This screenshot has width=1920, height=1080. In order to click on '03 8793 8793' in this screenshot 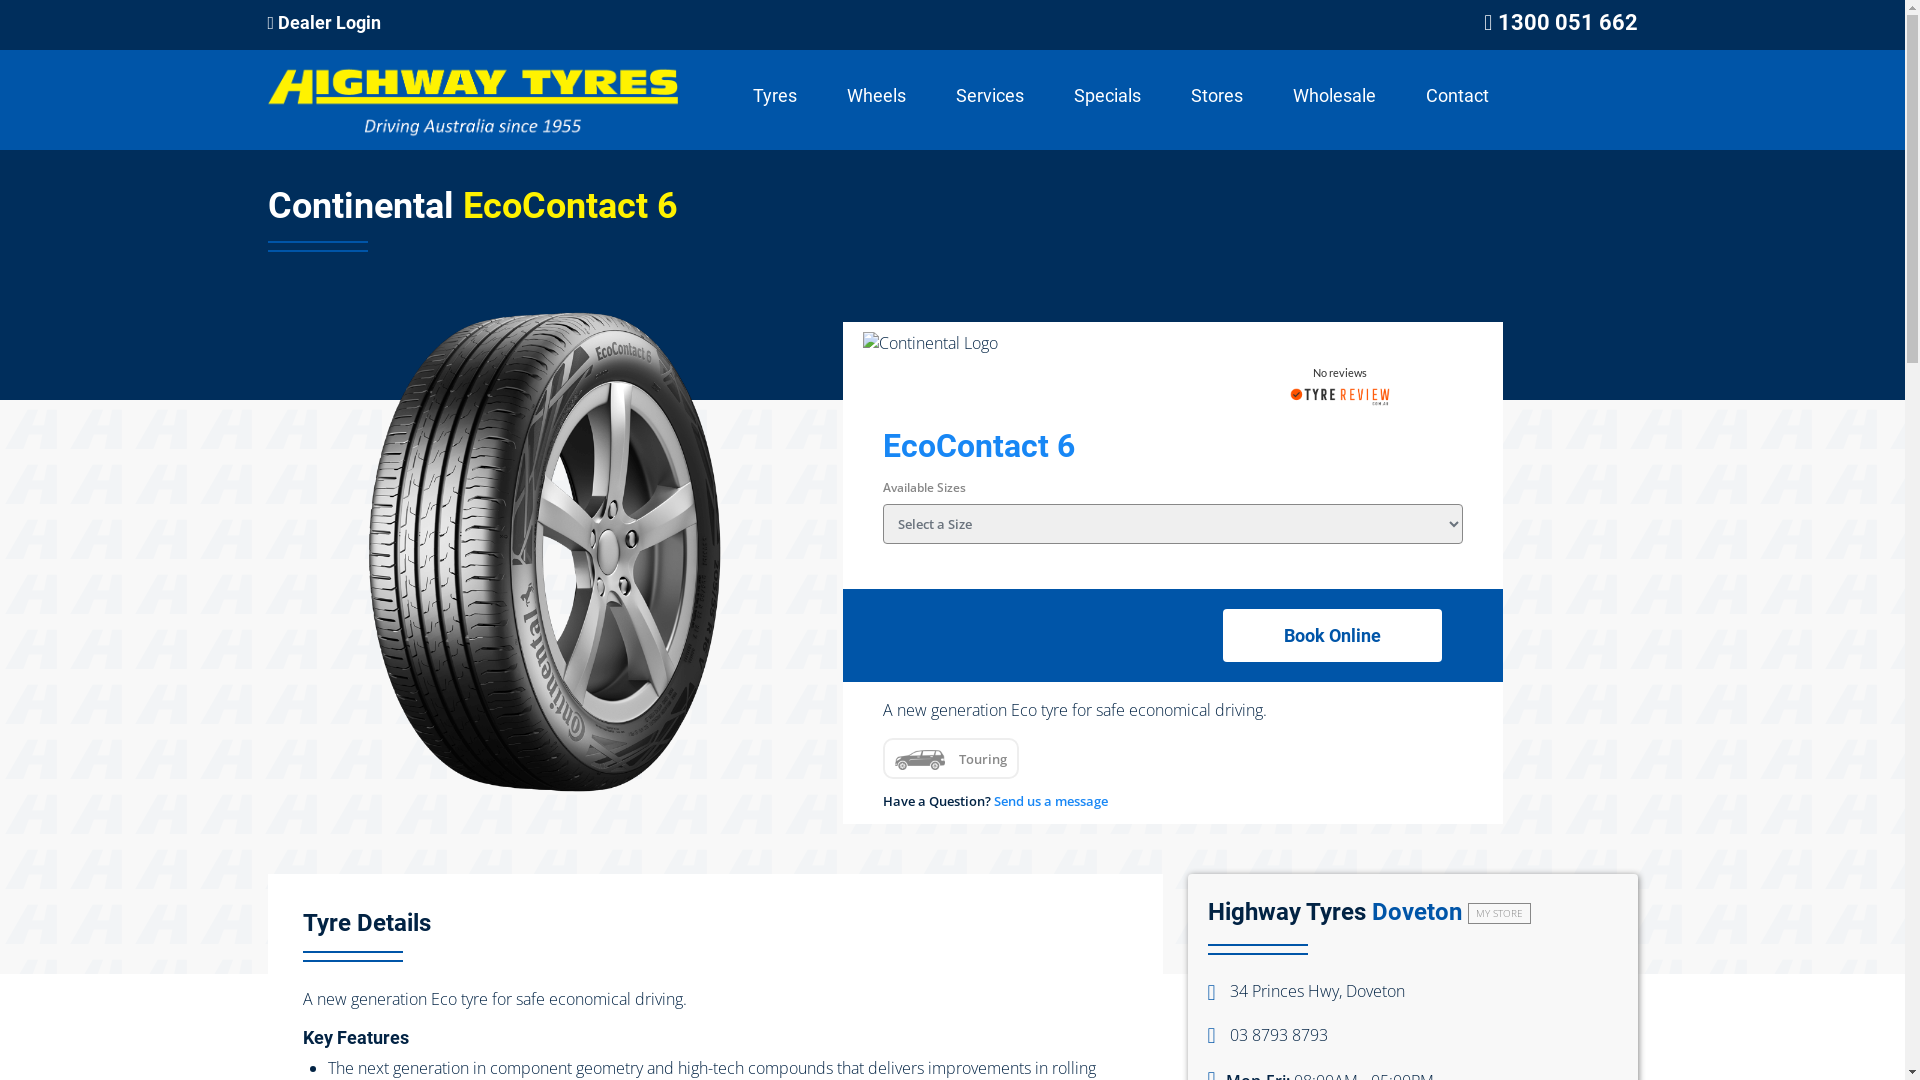, I will do `click(1266, 1034)`.